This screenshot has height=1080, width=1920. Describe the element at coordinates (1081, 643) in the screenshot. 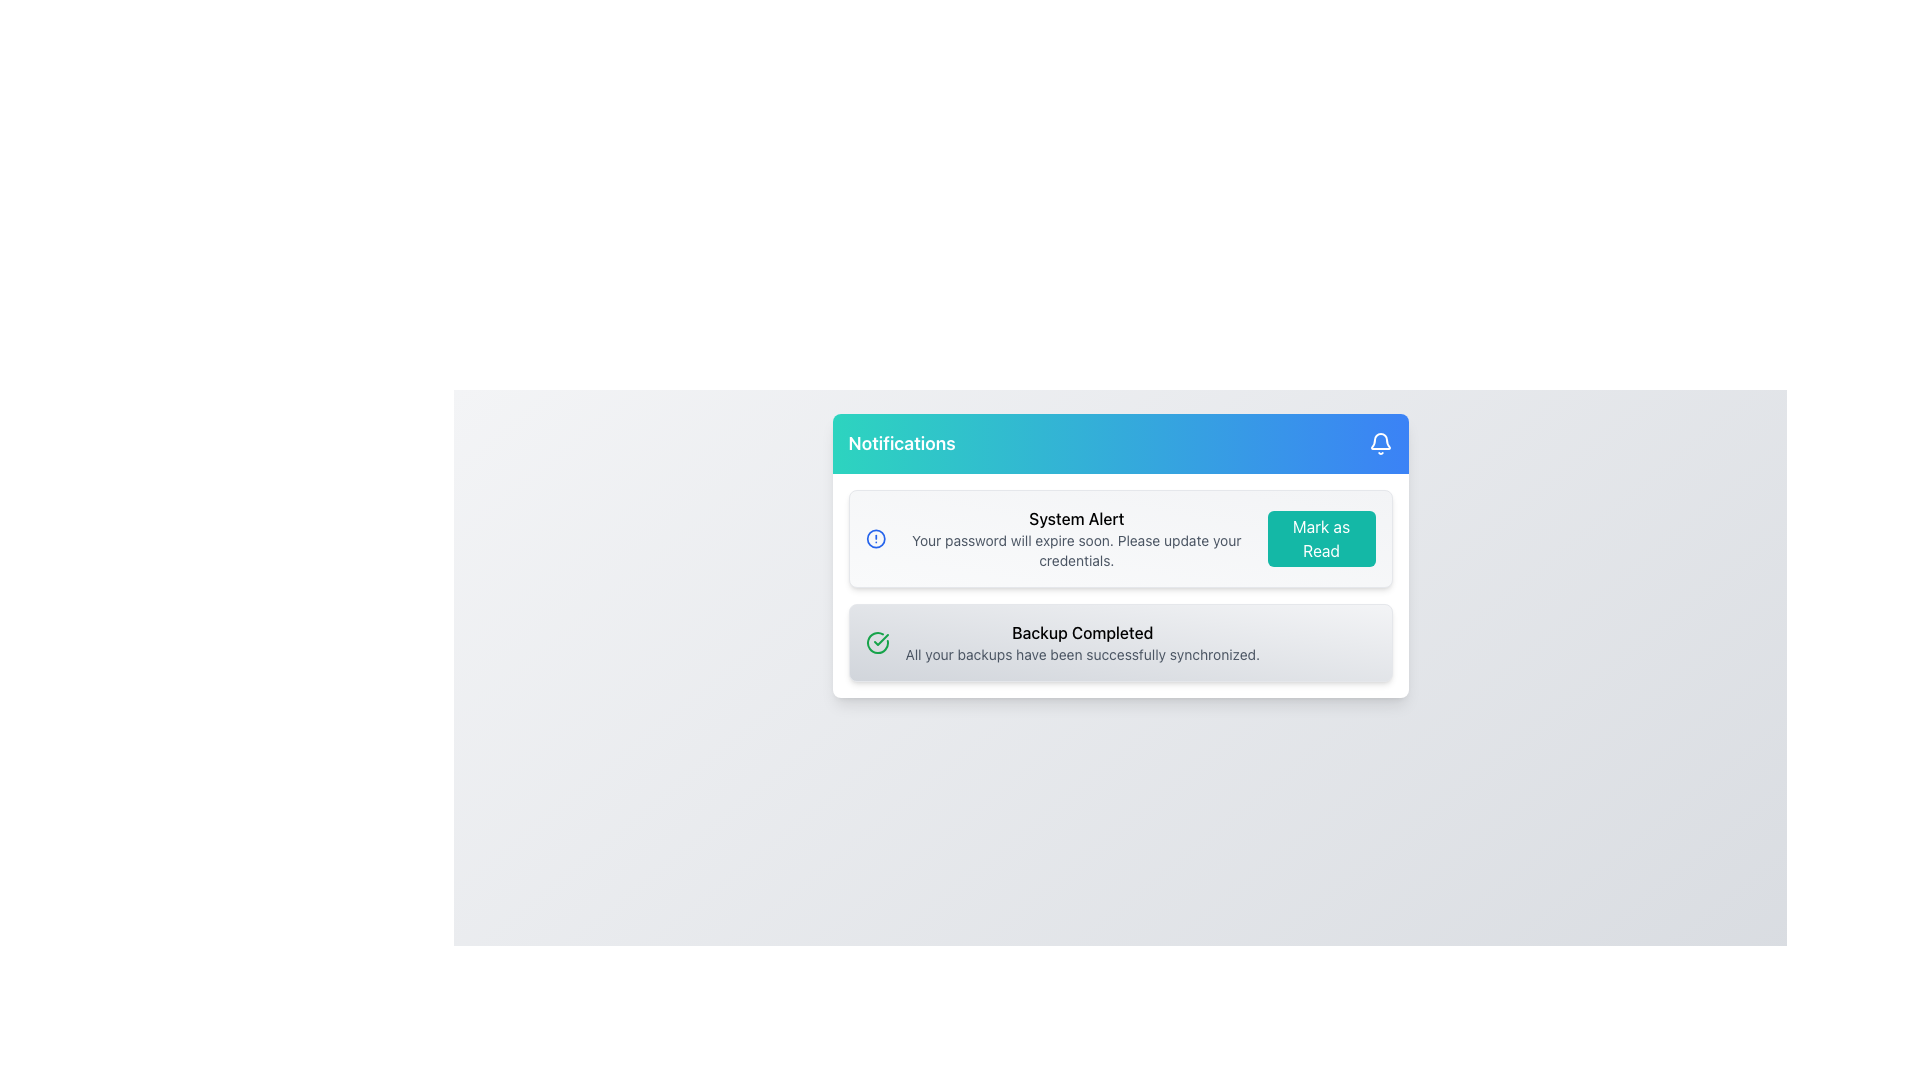

I see `the information displayed in the textual notification located in the second notification card under the 'Notifications' section, directly below the 'System Alert.'` at that location.